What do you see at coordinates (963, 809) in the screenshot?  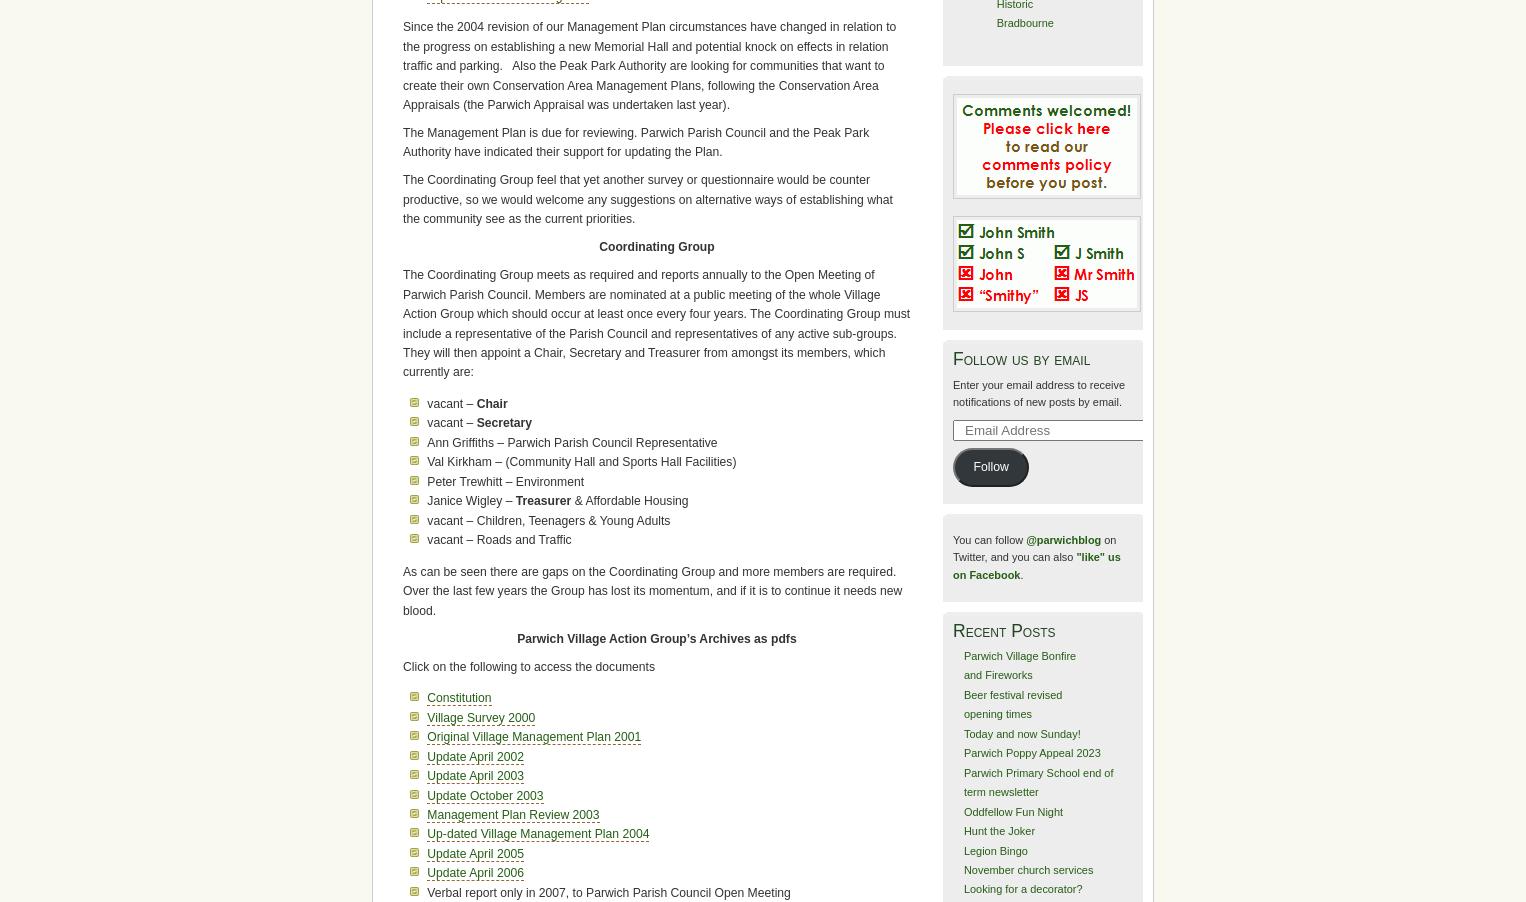 I see `'Oddfellow Fun Night'` at bounding box center [963, 809].